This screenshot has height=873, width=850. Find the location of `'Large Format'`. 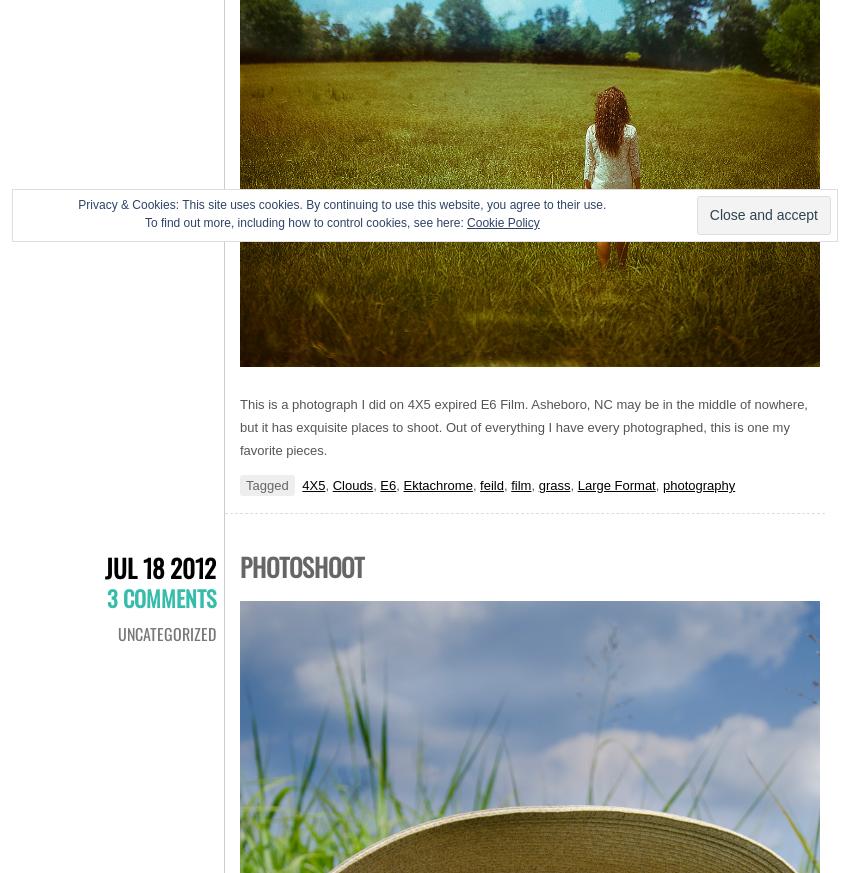

'Large Format' is located at coordinates (614, 485).